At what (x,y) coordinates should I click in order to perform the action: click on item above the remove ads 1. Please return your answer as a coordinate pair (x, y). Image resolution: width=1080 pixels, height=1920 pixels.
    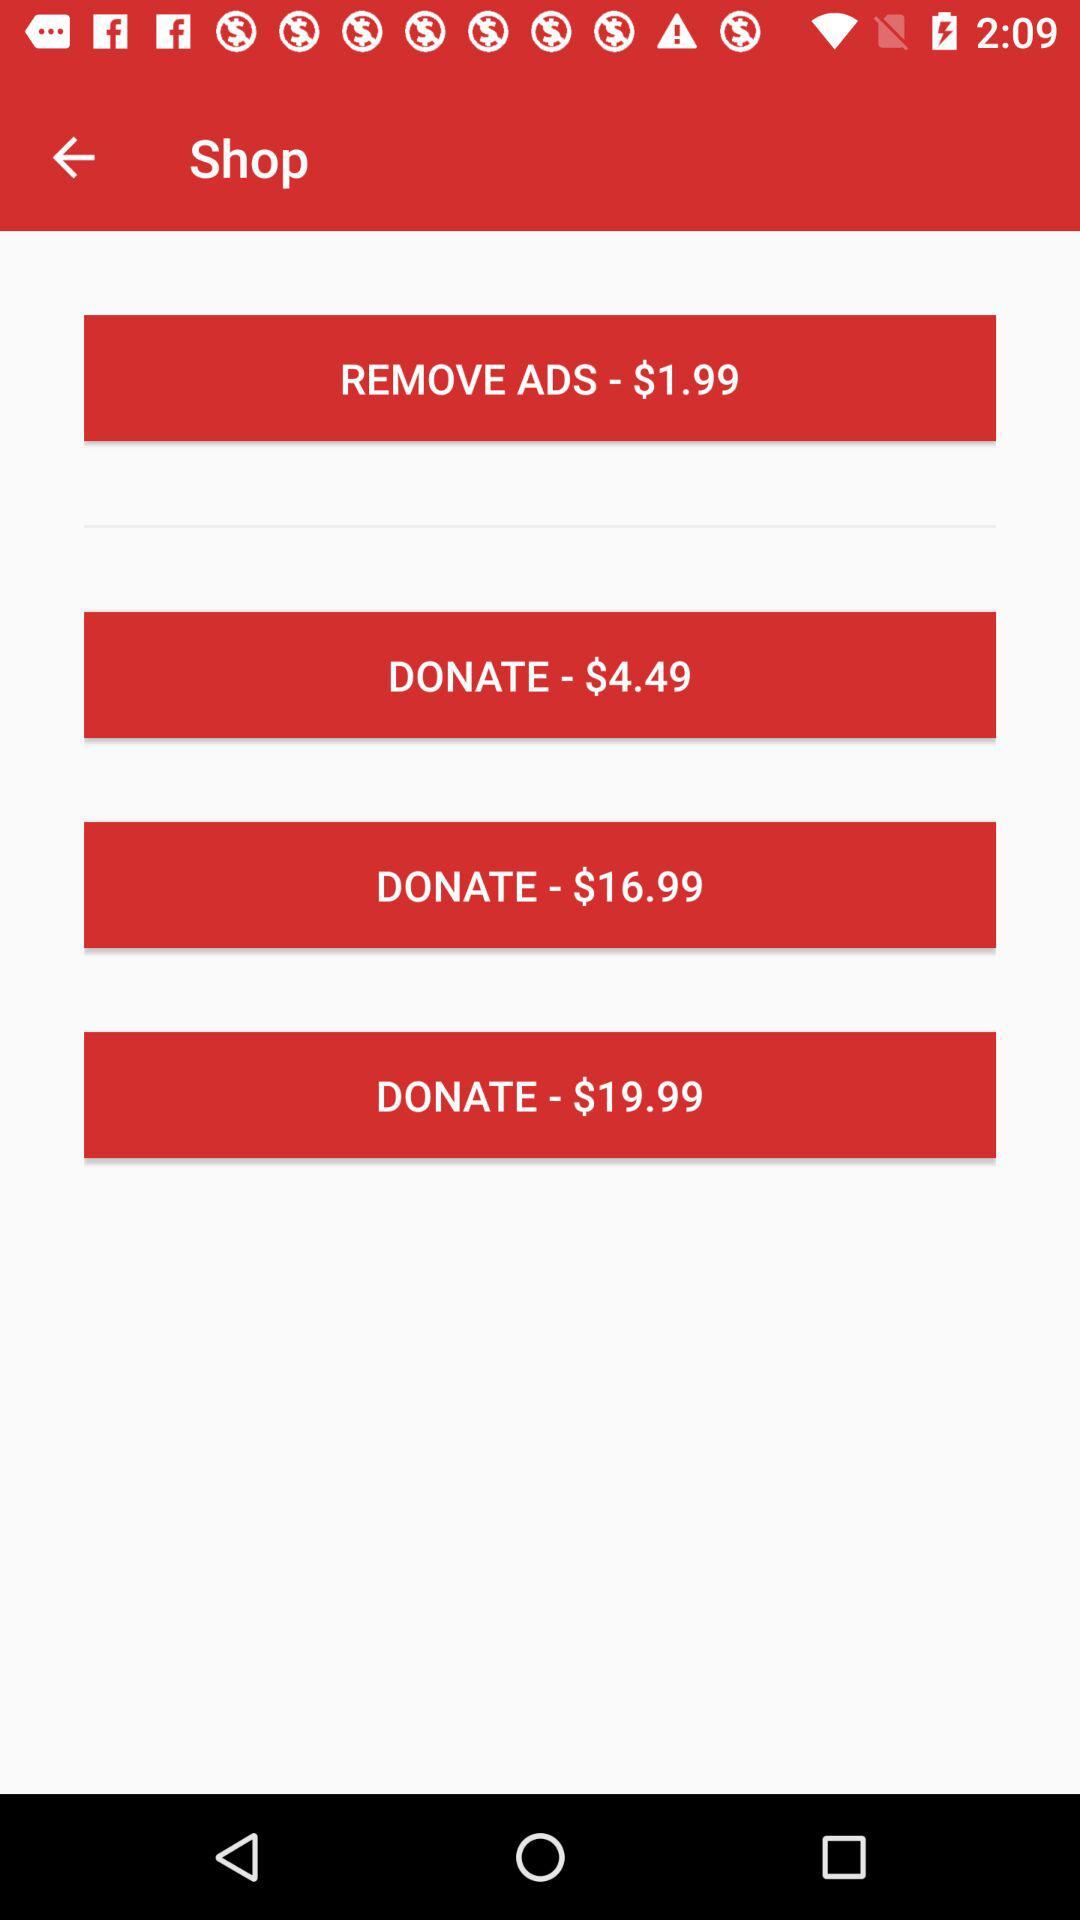
    Looking at the image, I should click on (72, 156).